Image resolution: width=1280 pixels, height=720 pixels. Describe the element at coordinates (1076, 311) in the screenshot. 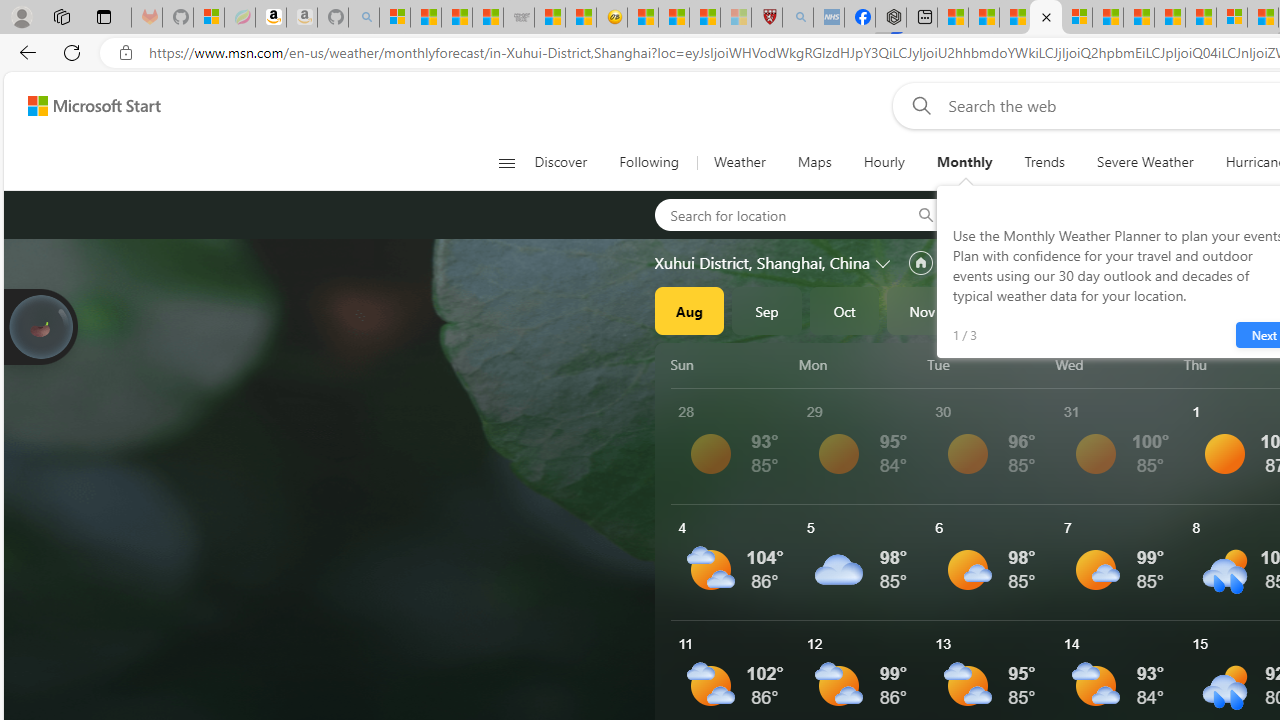

I see `'2025 Jan'` at that location.